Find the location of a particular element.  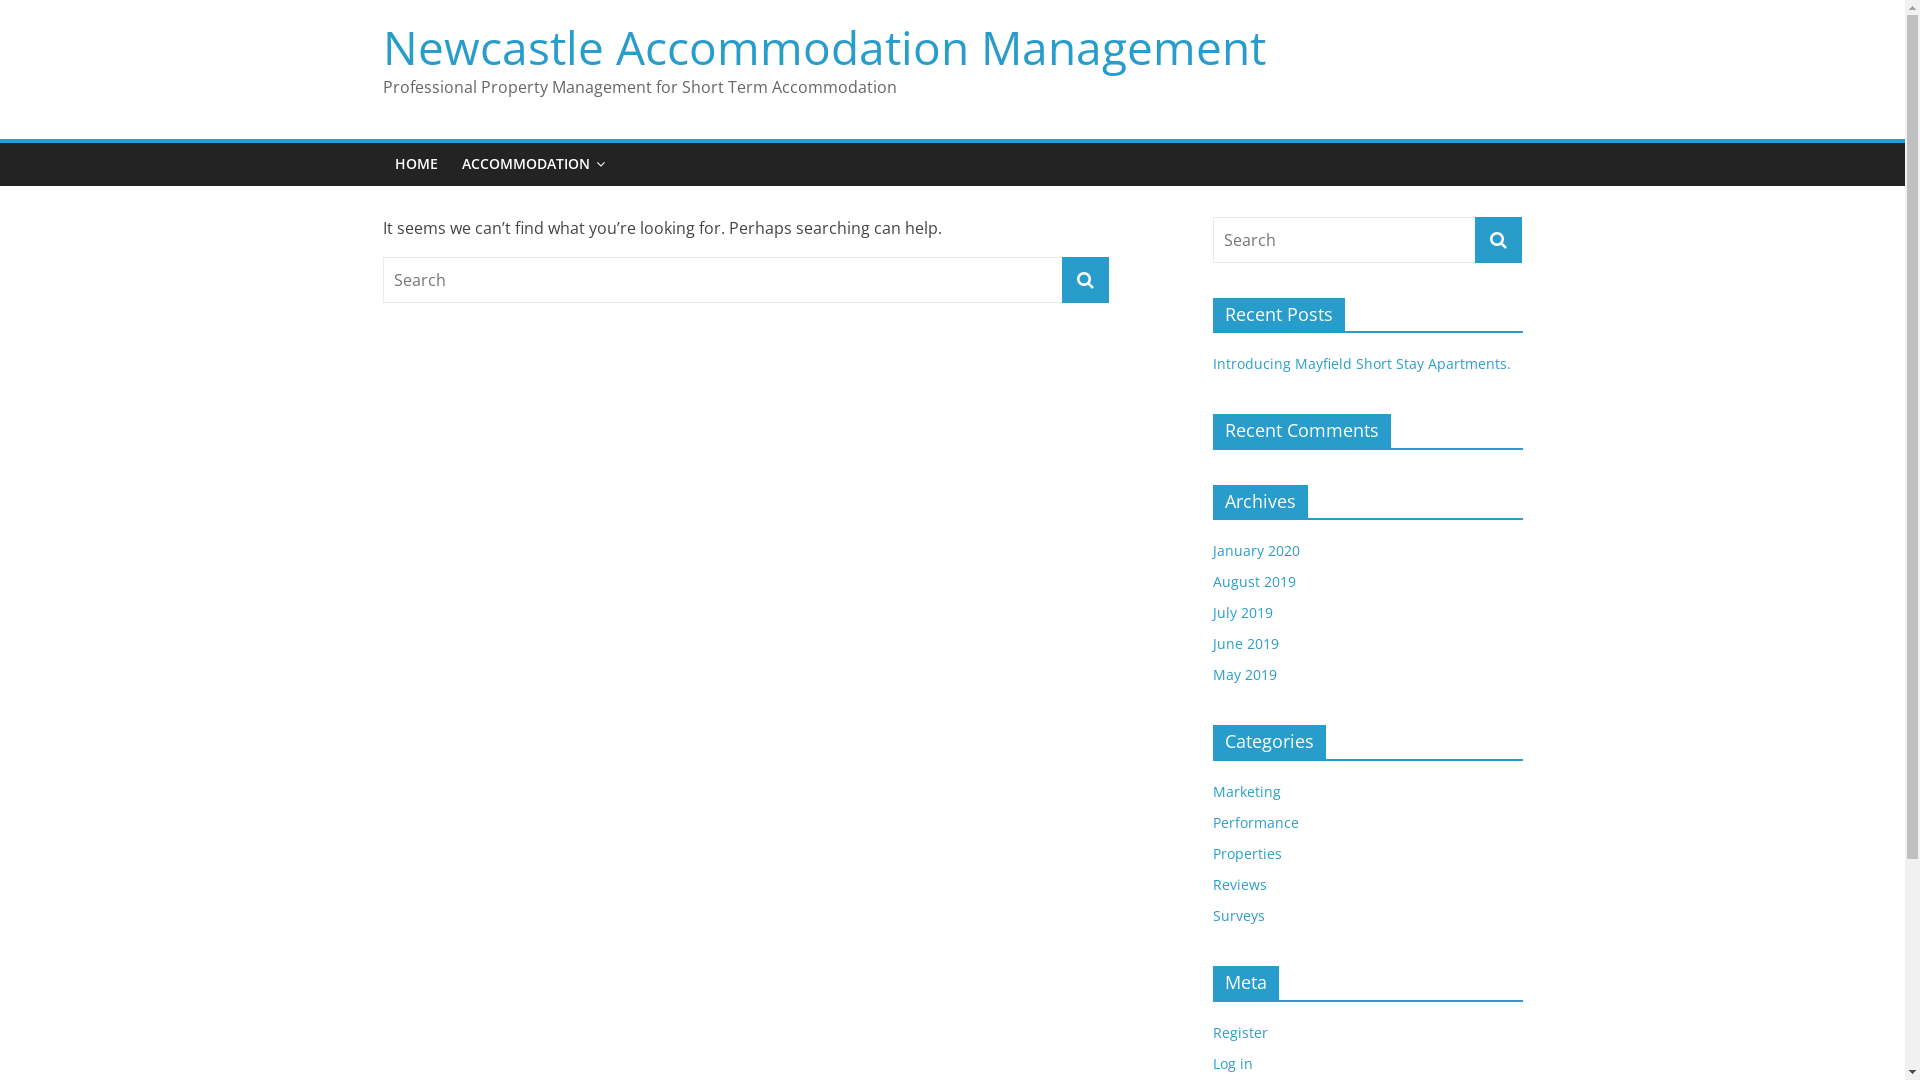

'Reviews' is located at coordinates (1210, 883).